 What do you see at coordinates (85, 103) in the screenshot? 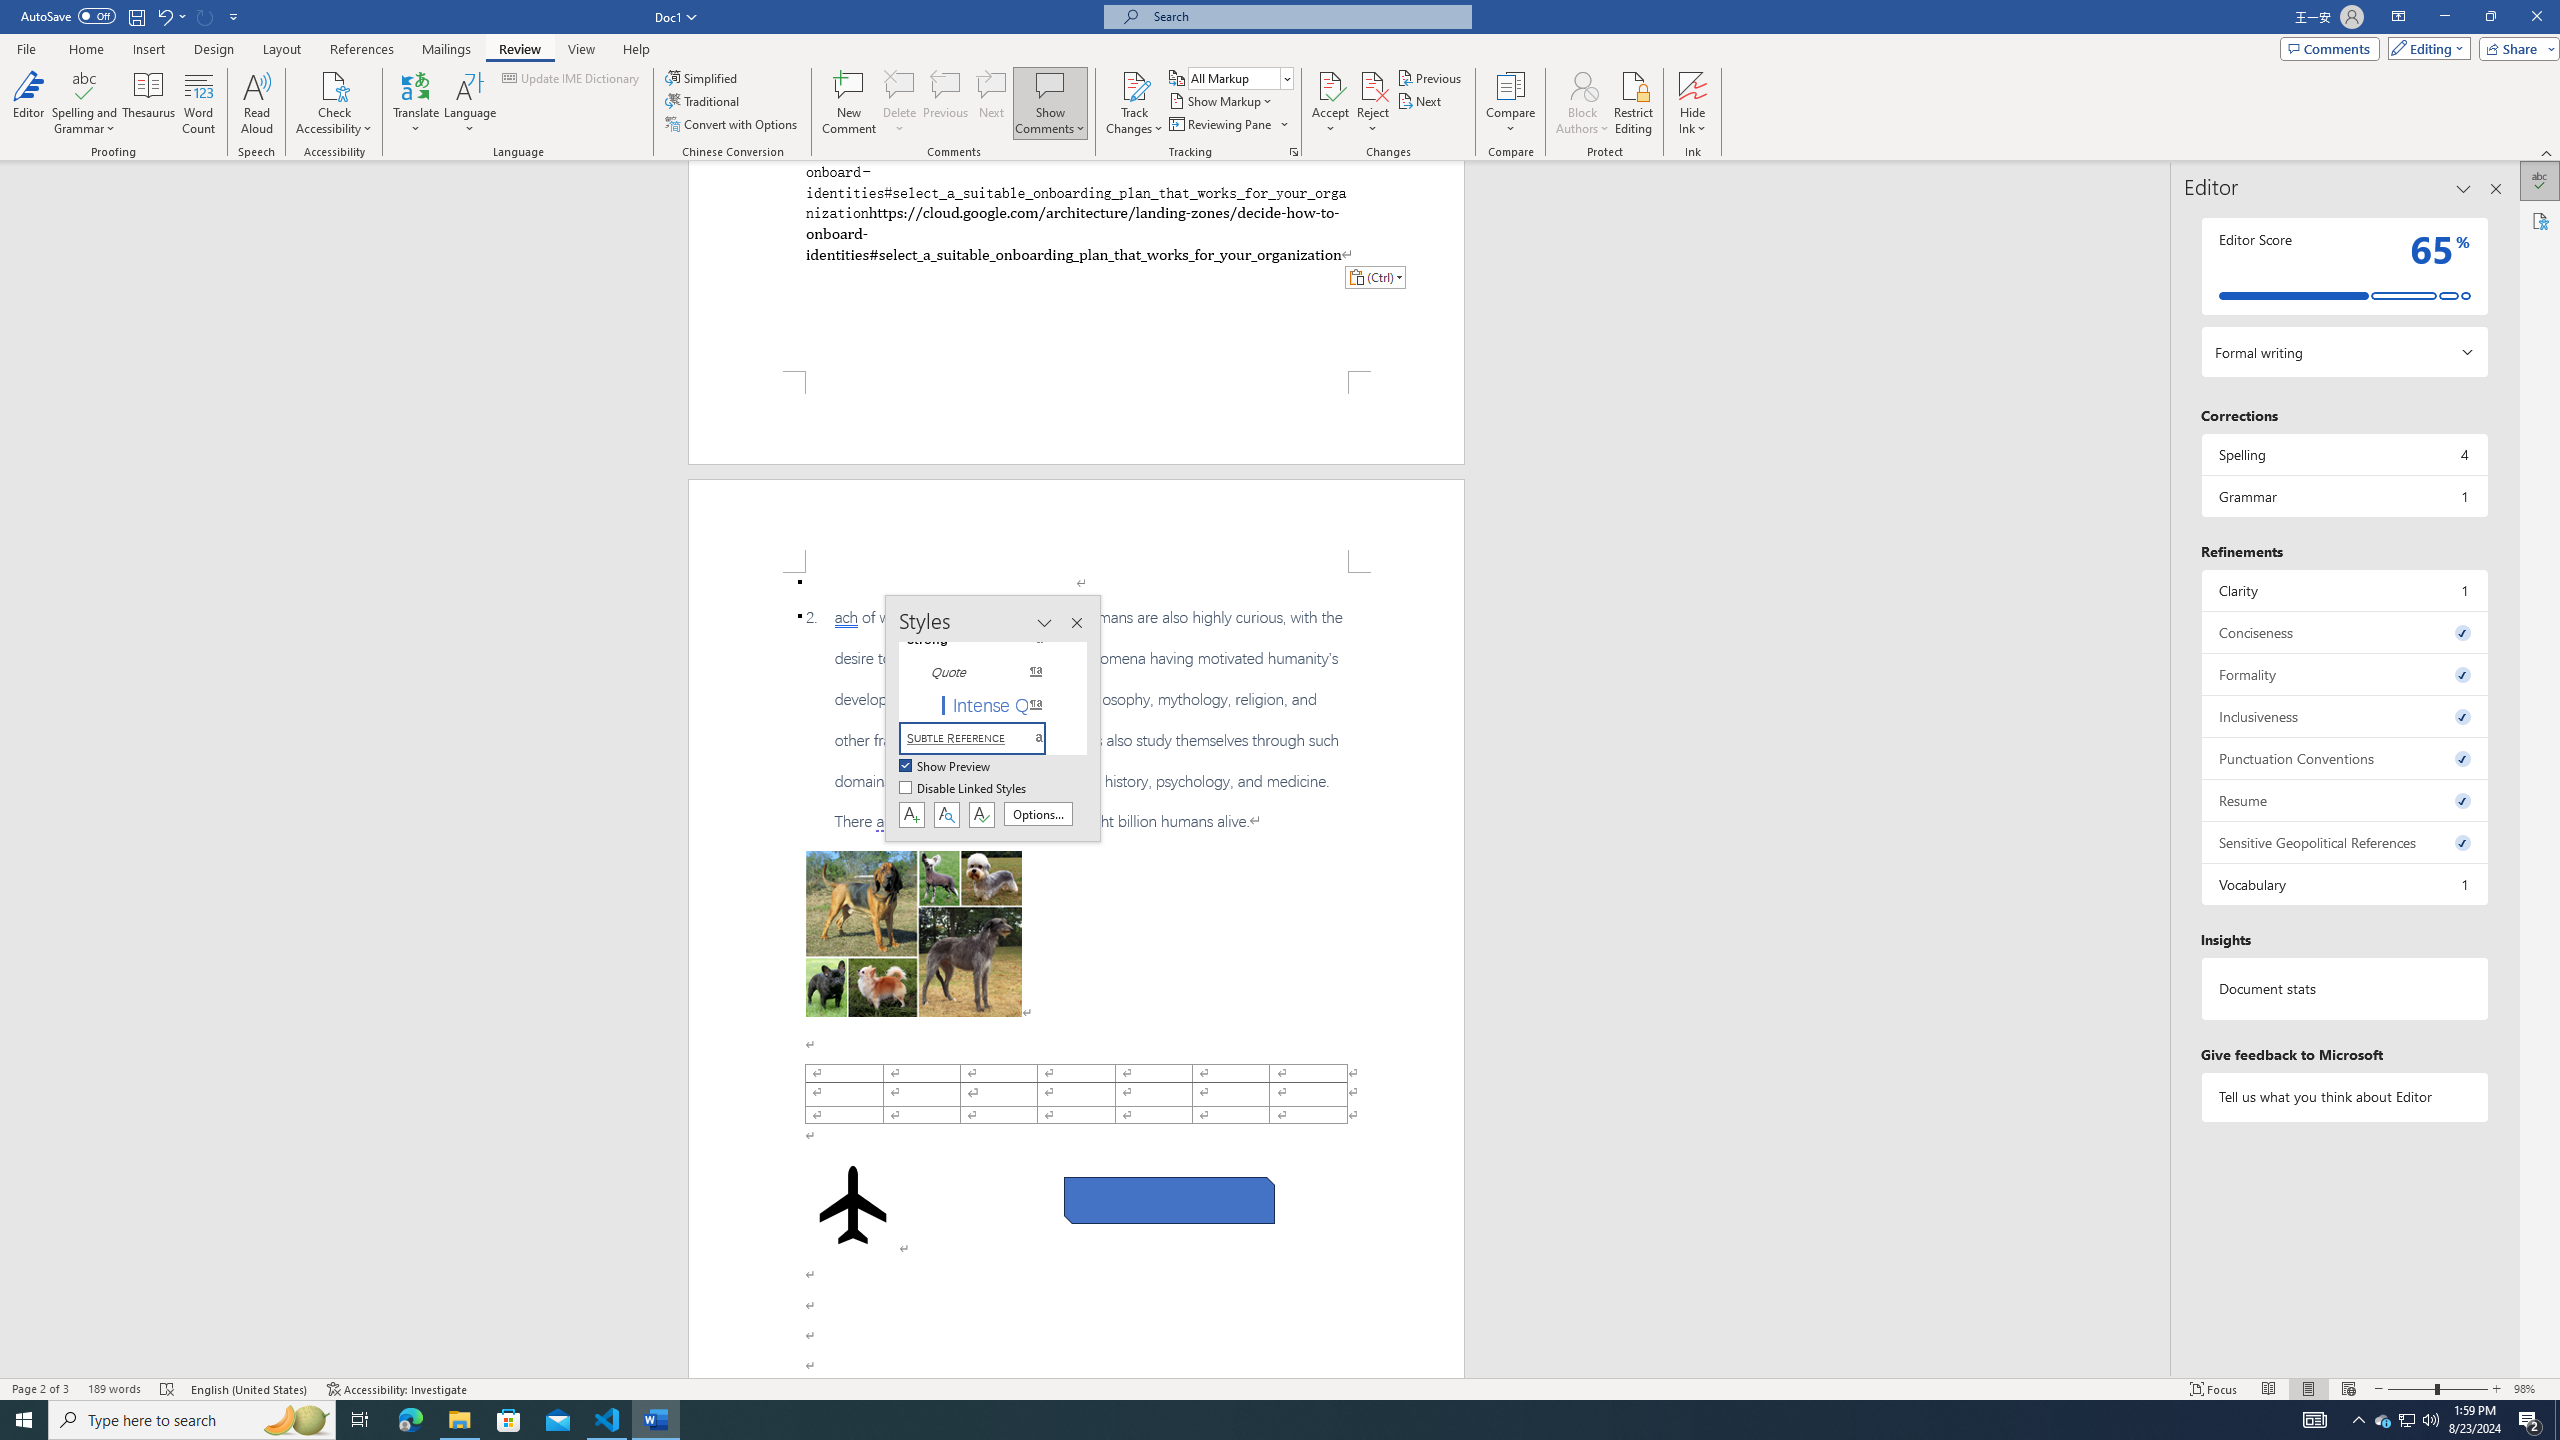
I see `'Spelling and Grammar'` at bounding box center [85, 103].